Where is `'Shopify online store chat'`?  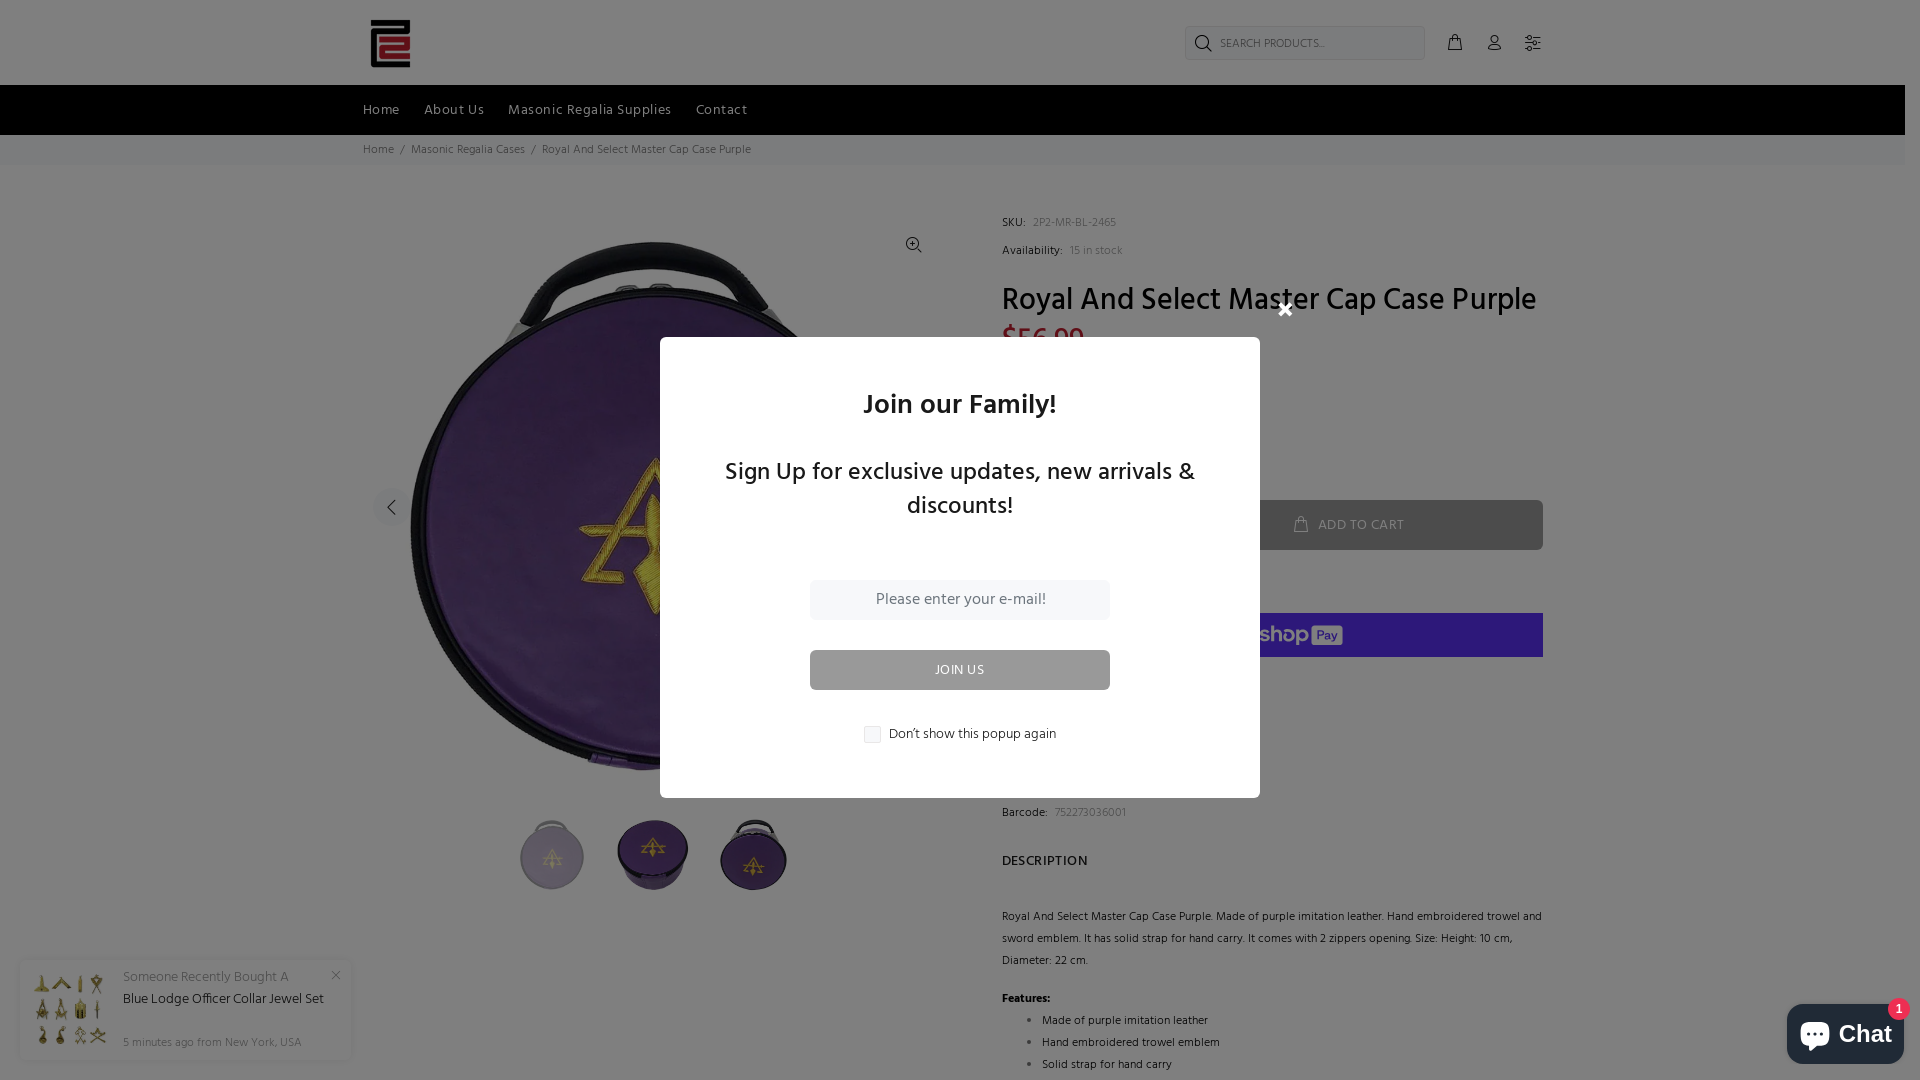
'Shopify online store chat' is located at coordinates (1844, 1029).